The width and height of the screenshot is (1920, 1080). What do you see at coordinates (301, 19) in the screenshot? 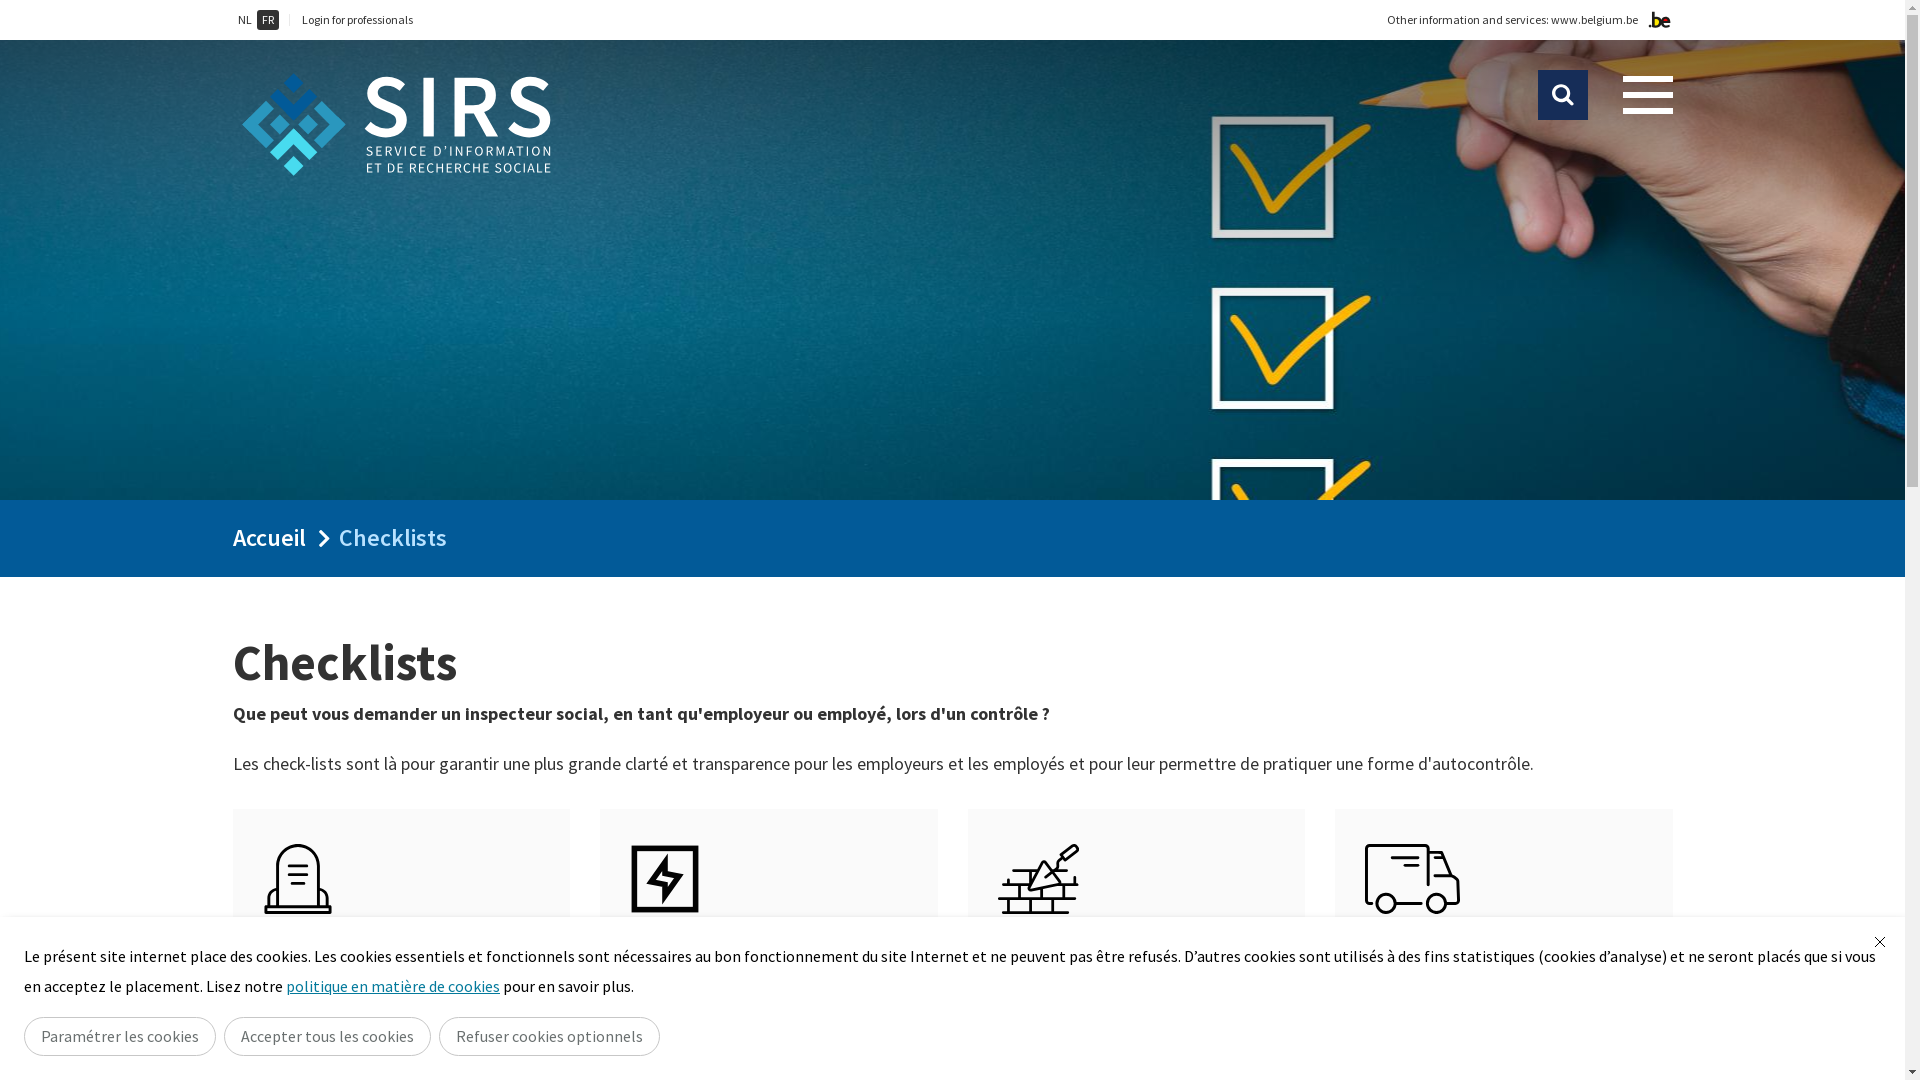
I see `'Login for professionals'` at bounding box center [301, 19].